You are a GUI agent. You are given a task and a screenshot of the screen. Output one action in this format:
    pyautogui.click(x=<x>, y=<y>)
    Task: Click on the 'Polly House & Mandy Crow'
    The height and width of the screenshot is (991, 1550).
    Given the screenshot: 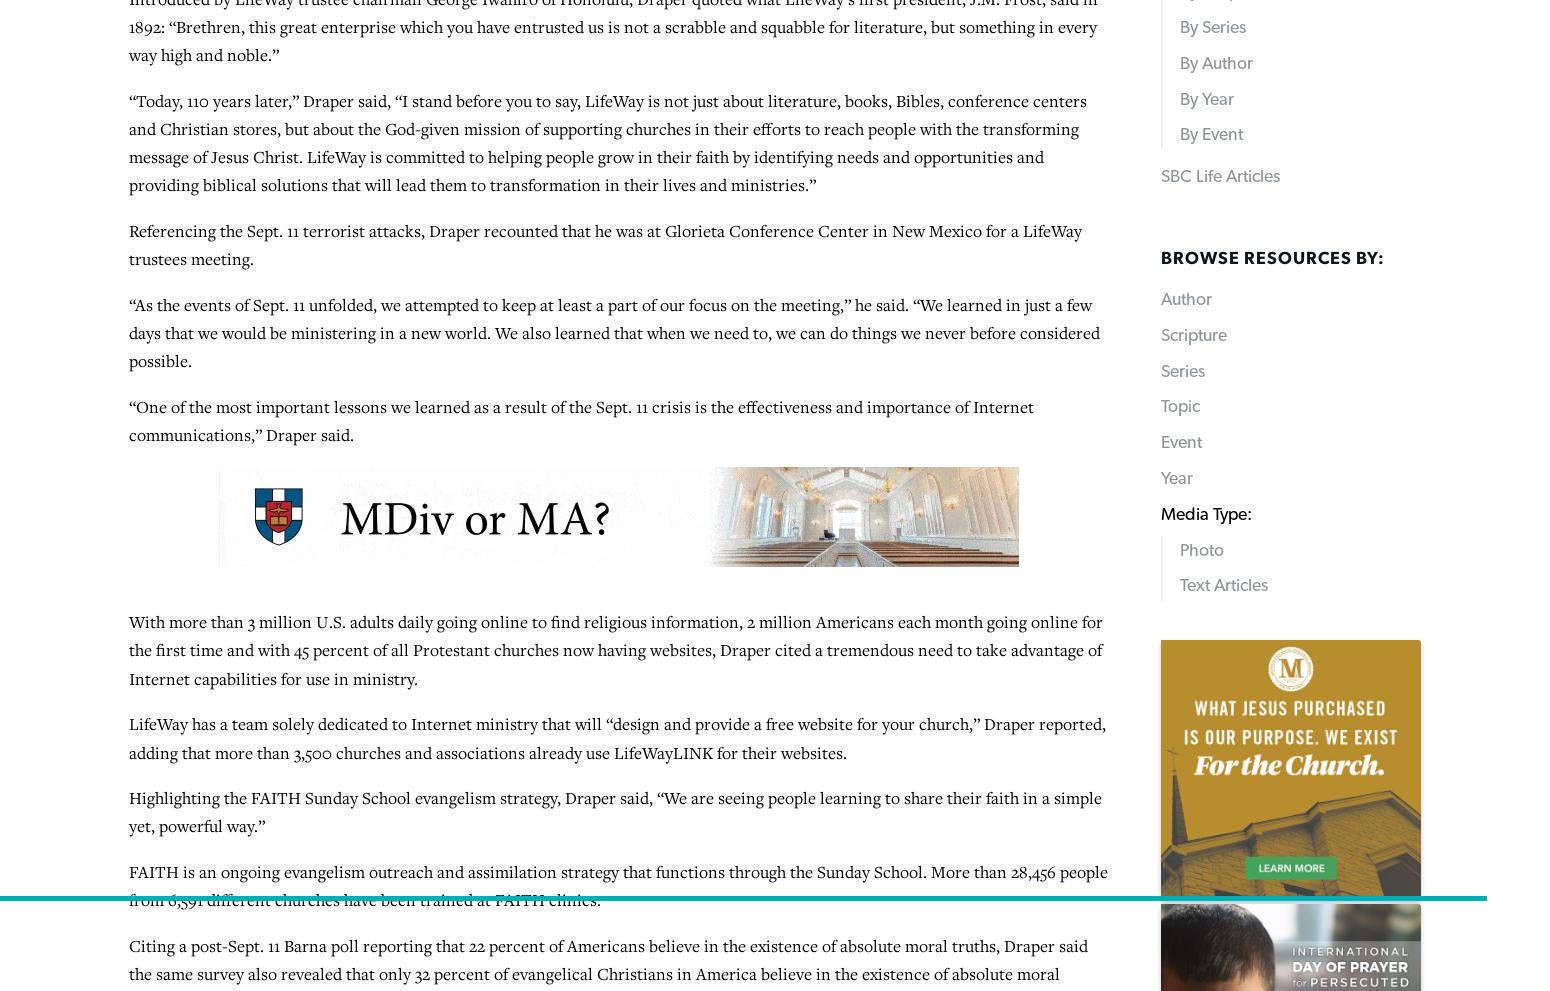 What is the action you would take?
    pyautogui.click(x=275, y=498)
    